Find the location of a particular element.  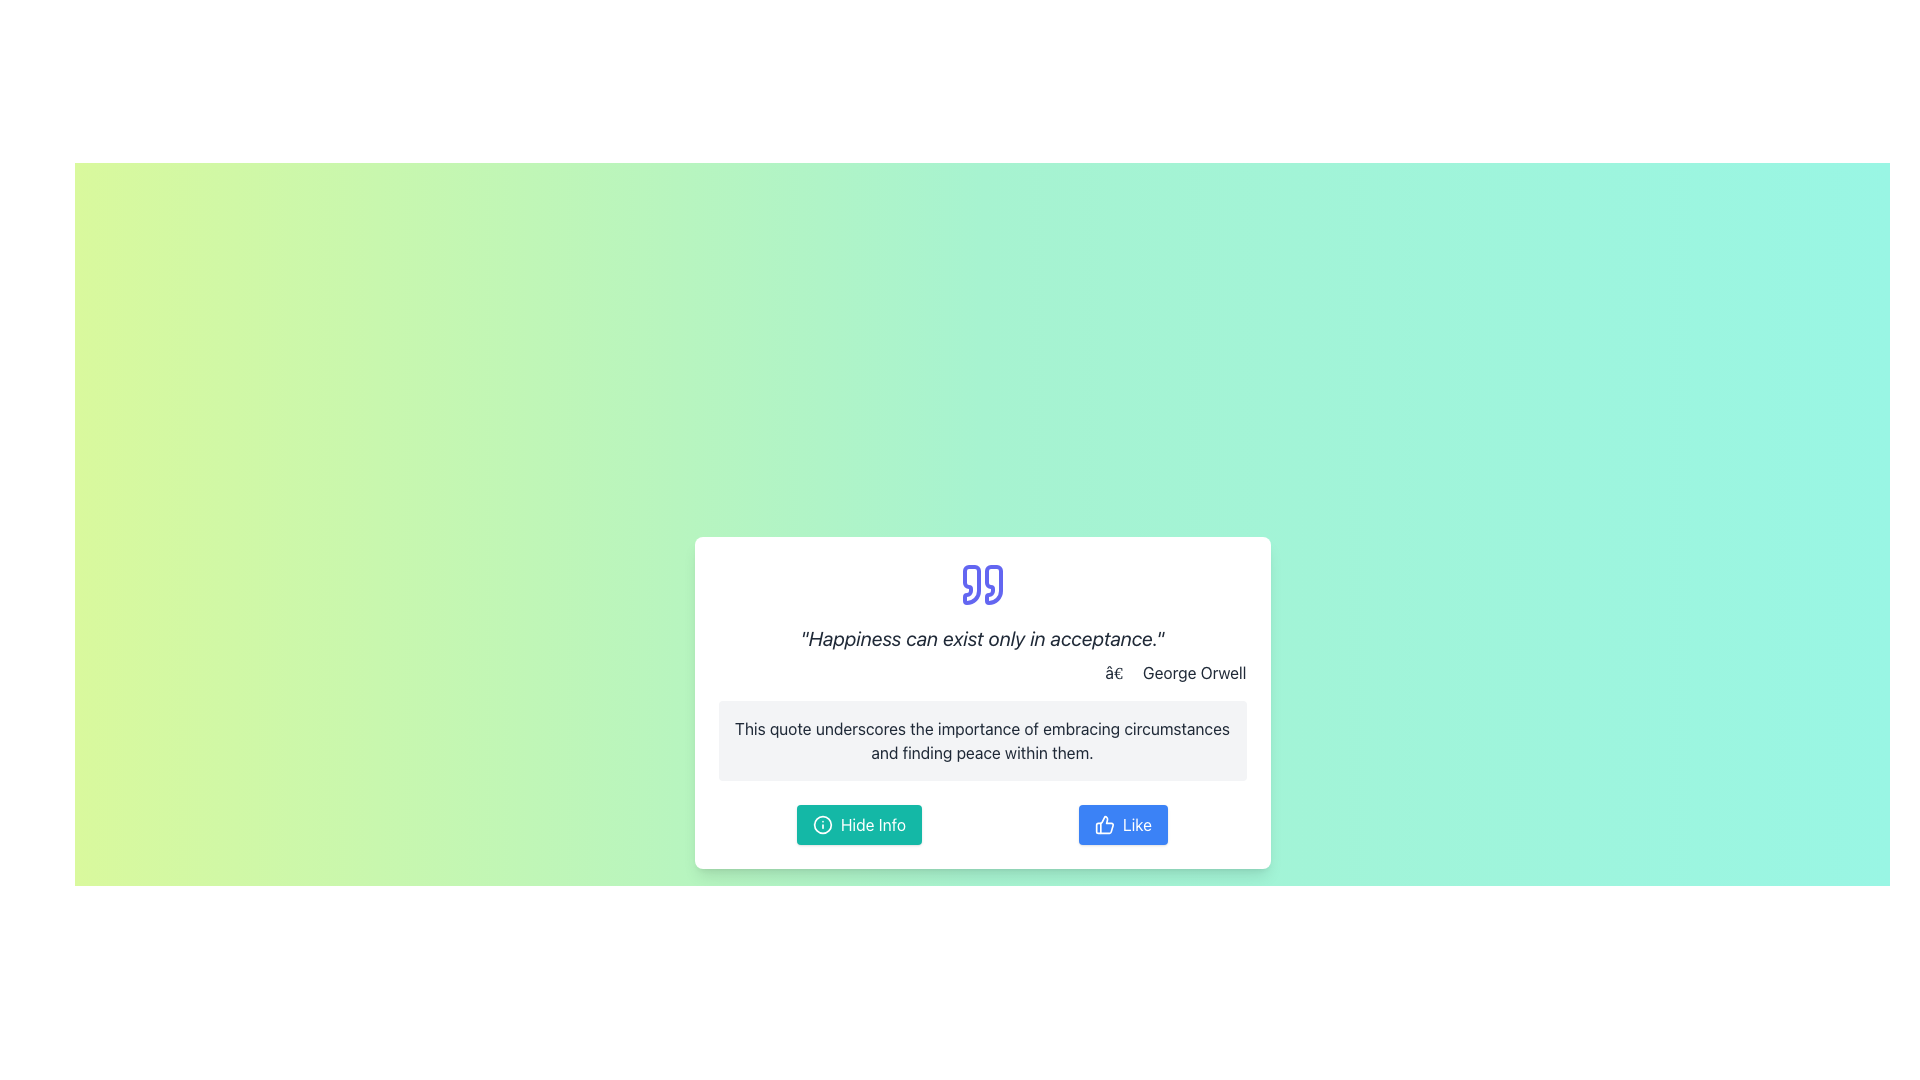

the stylized 'thumbs-up' icon on the 'Like' button located at the bottom right of the quote card is located at coordinates (1103, 825).